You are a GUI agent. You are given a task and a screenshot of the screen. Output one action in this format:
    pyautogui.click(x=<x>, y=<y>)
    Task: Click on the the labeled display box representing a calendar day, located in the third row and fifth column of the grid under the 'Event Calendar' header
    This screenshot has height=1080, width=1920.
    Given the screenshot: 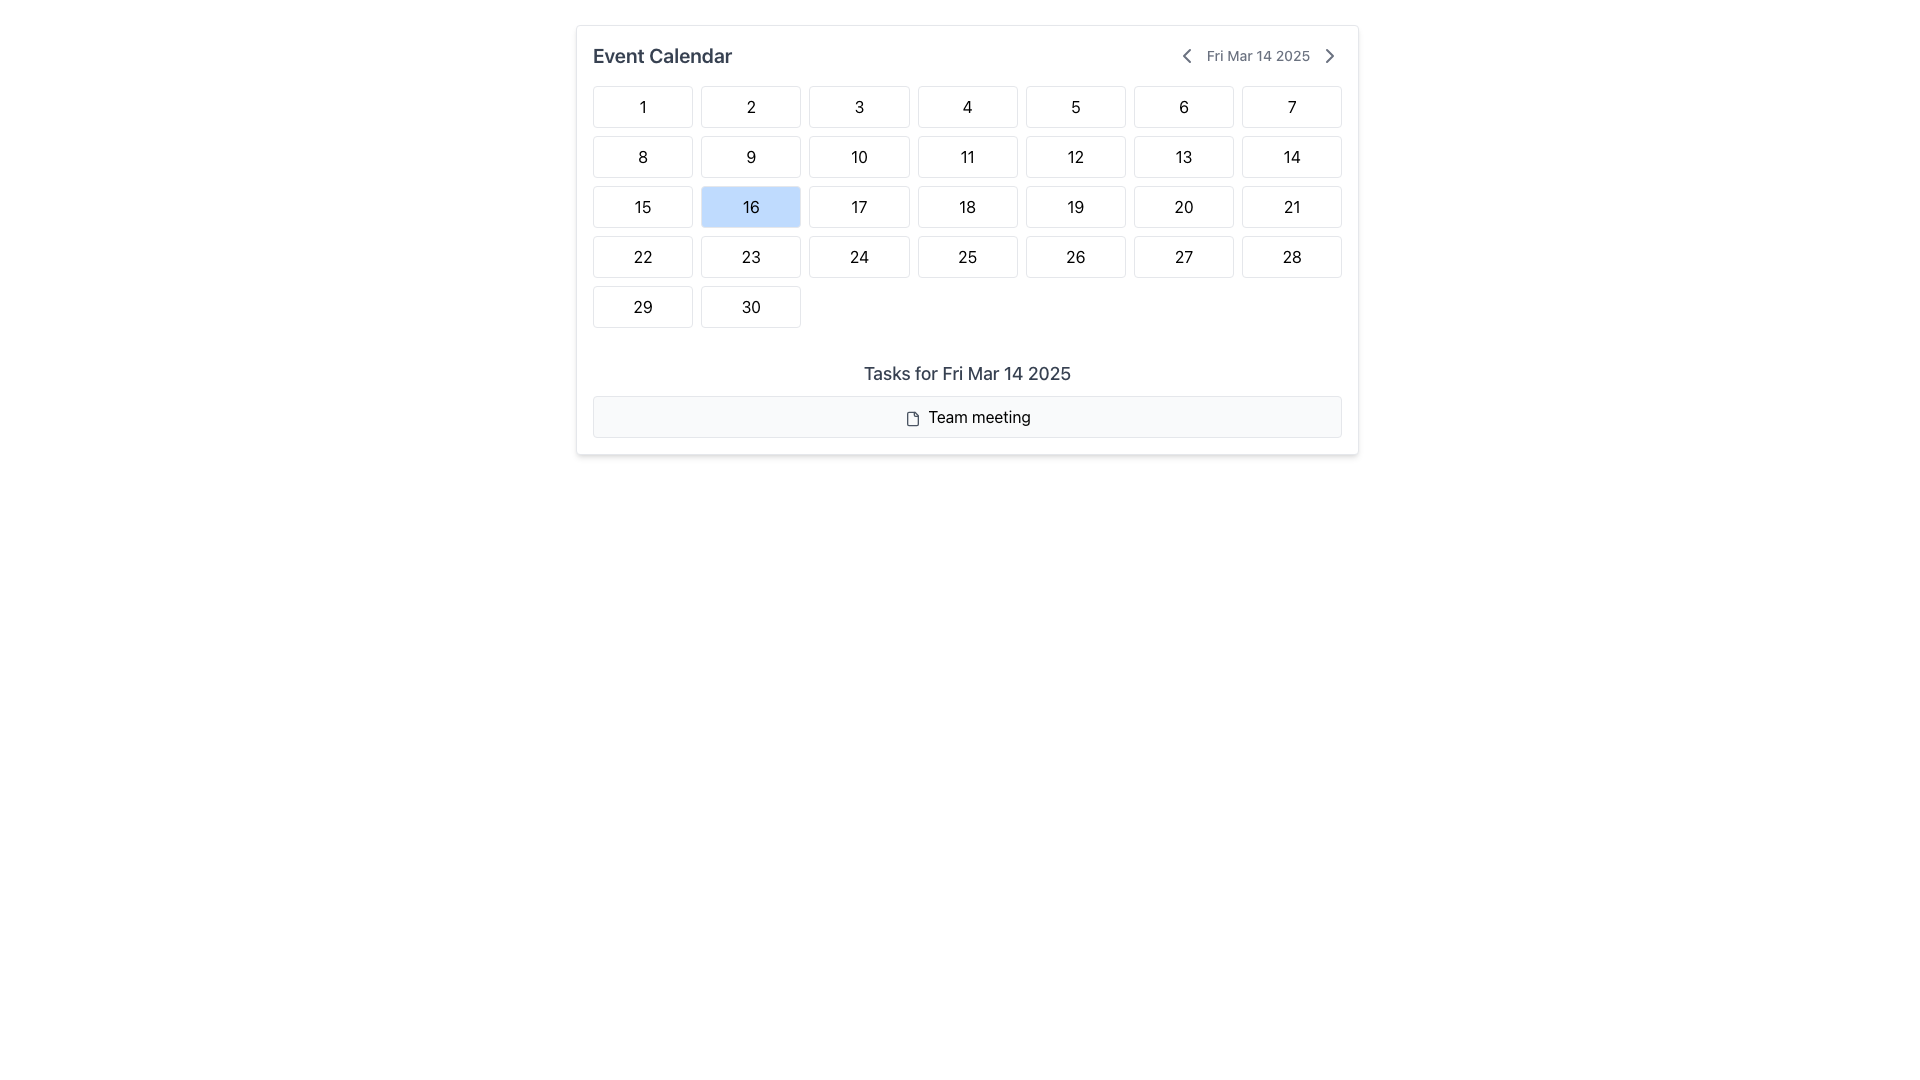 What is the action you would take?
    pyautogui.click(x=1074, y=207)
    